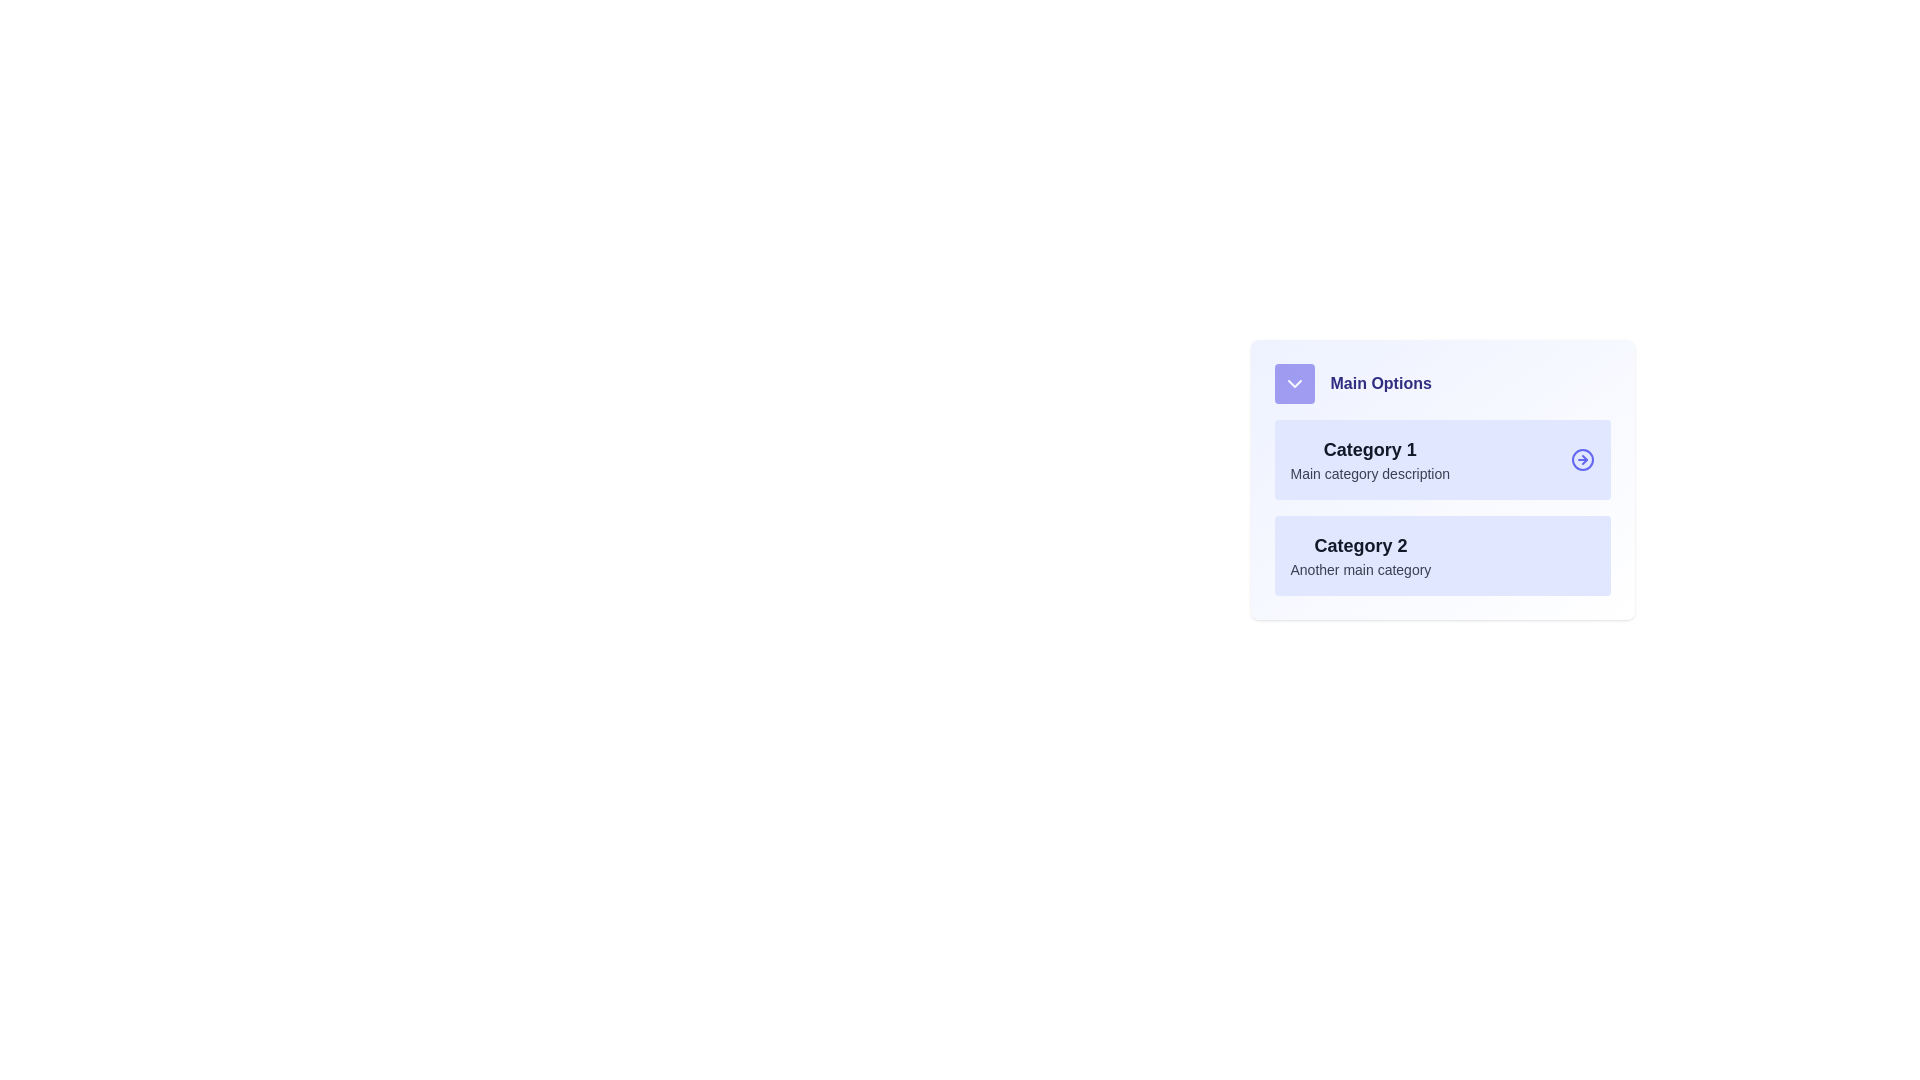  I want to click on the static text label that reads 'Another main category', which is styled in gray and located below 'Category 2' within the 'Main Options' card, so click(1360, 570).